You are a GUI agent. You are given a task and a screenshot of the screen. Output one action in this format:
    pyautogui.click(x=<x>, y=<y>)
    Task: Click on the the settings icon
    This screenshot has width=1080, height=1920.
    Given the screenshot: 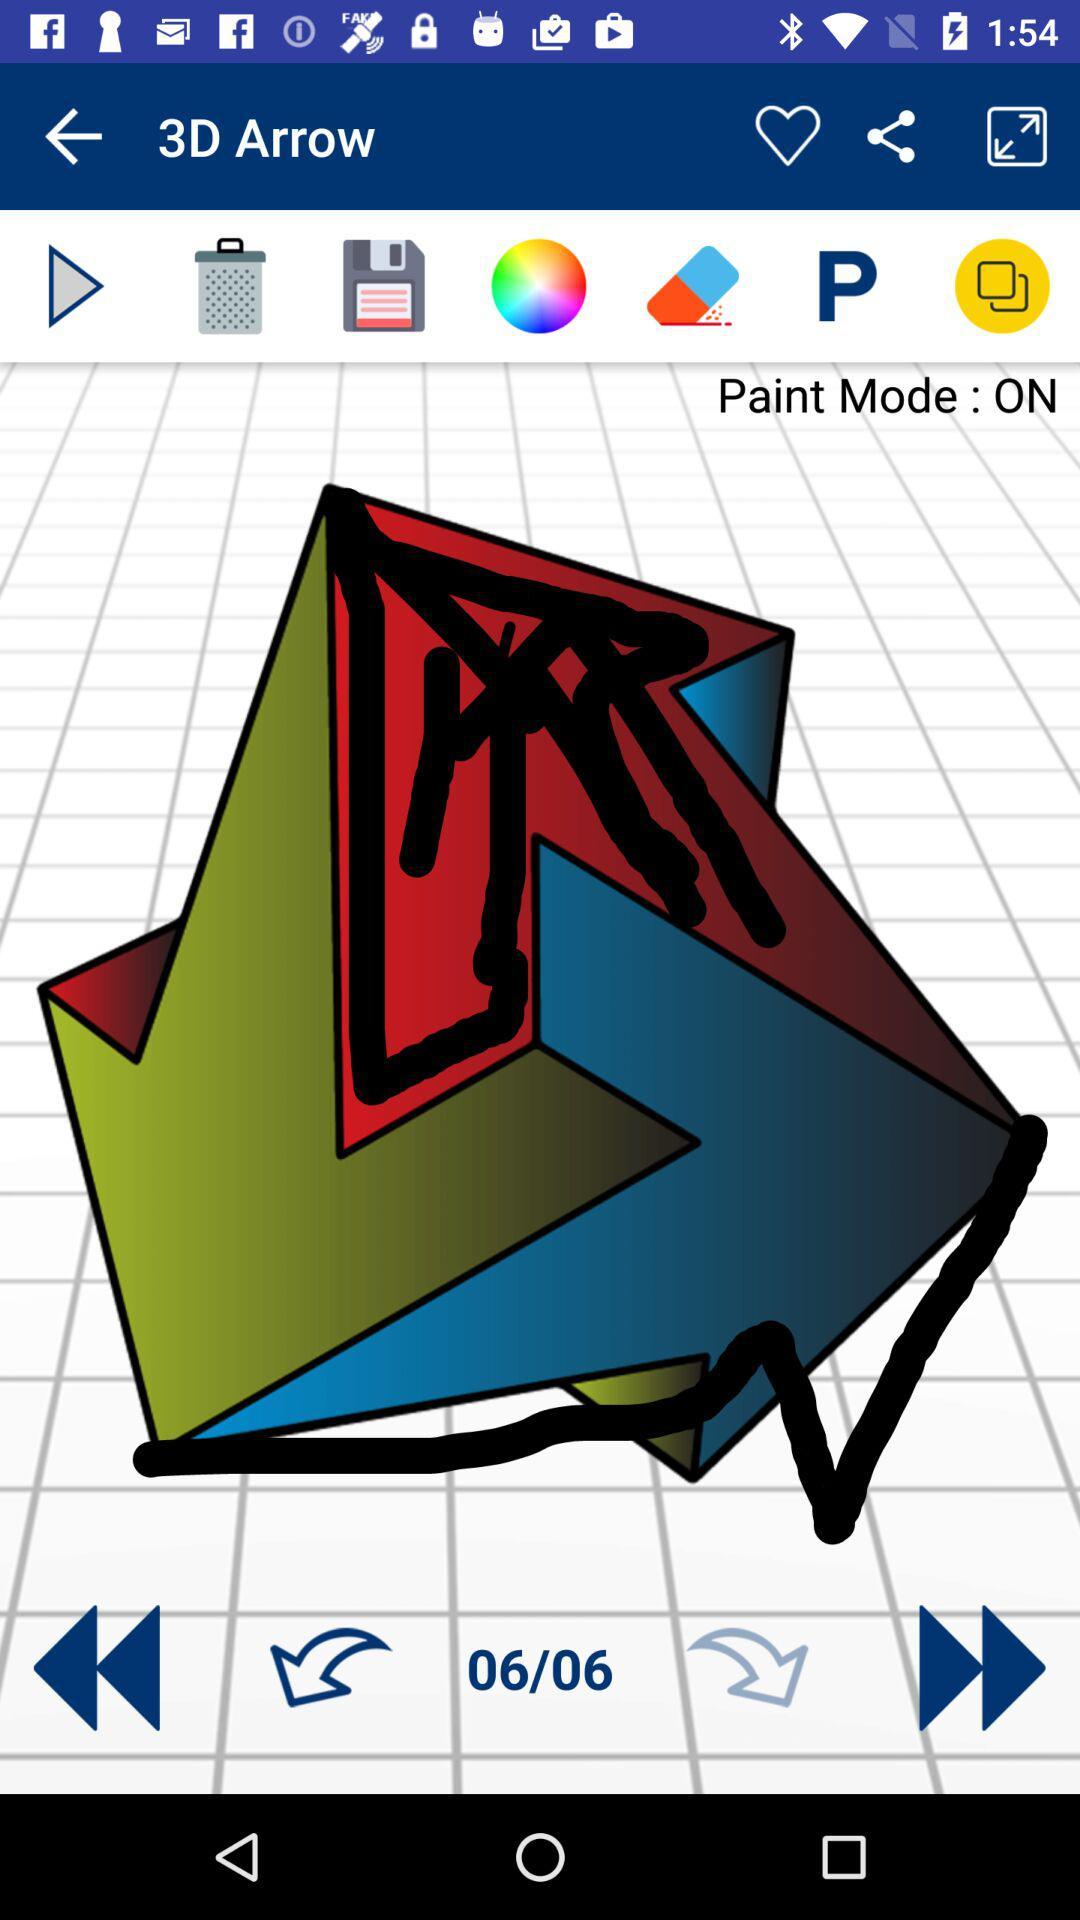 What is the action you would take?
    pyautogui.click(x=847, y=138)
    